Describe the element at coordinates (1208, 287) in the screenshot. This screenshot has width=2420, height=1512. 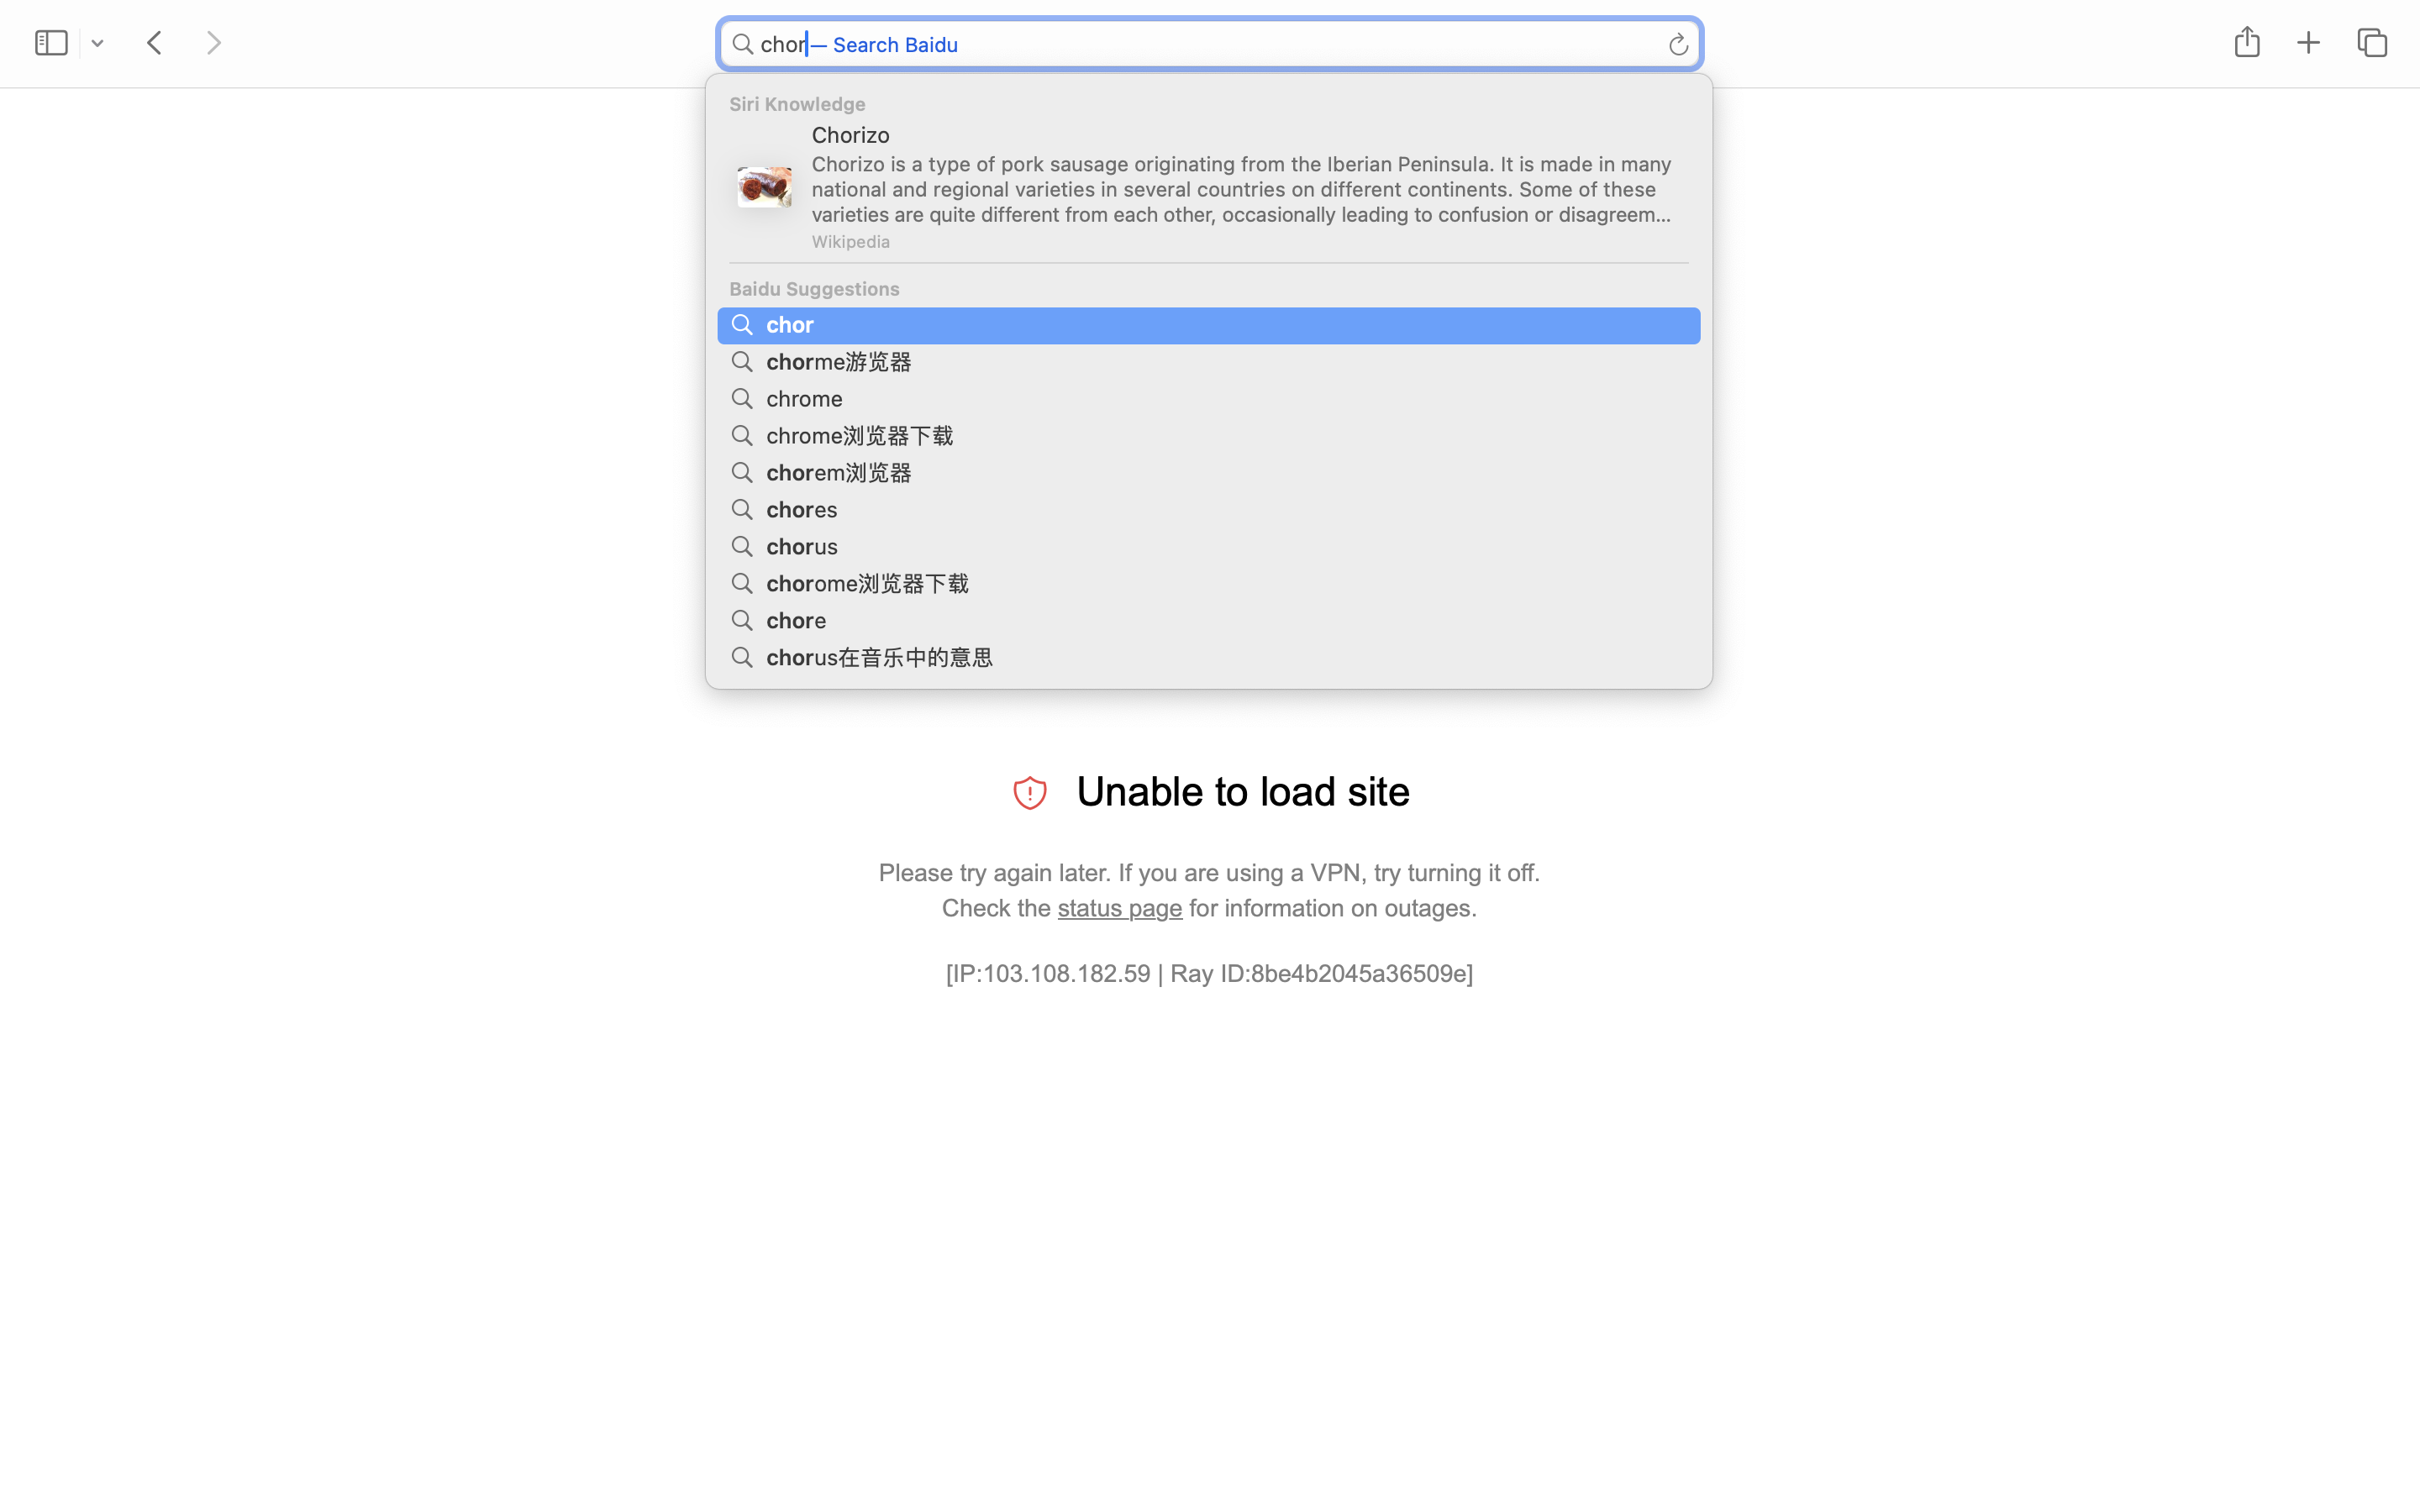
I see `'Baidu Suggestions'` at that location.